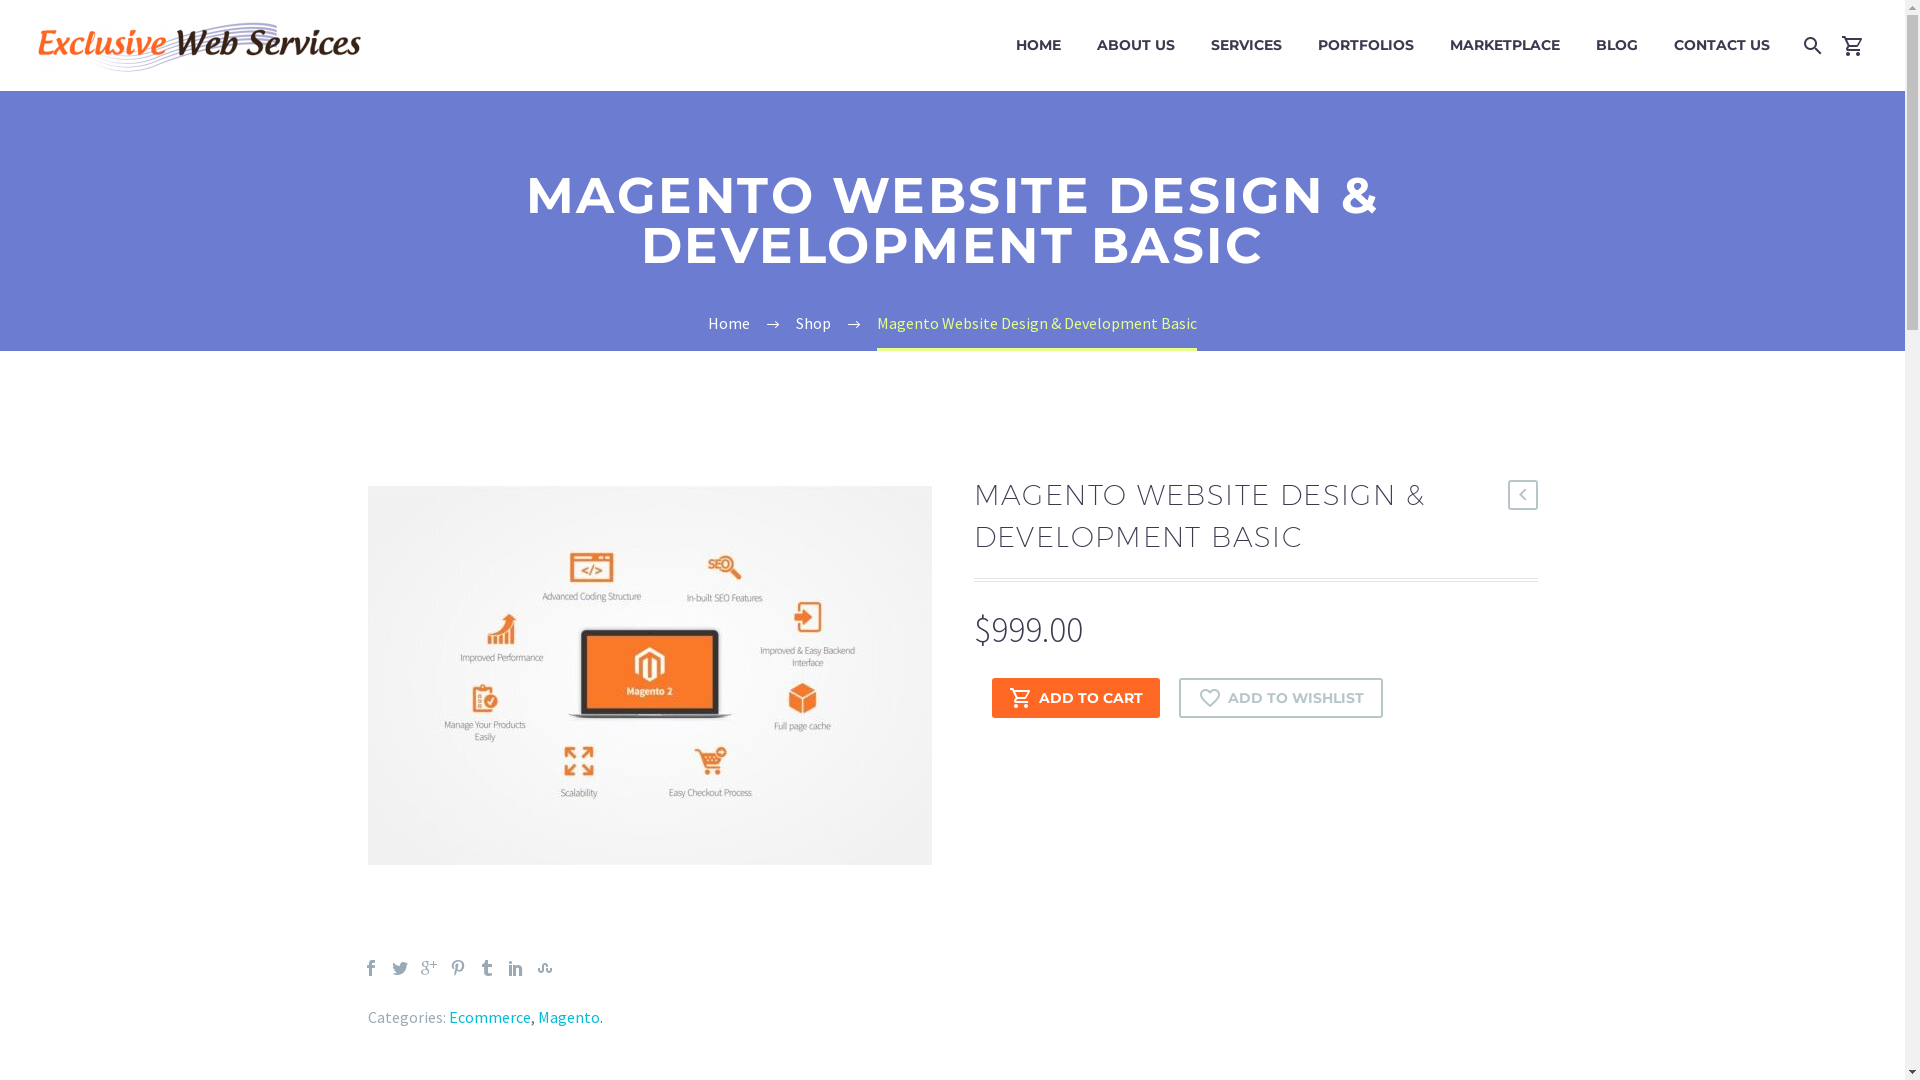  What do you see at coordinates (489, 1017) in the screenshot?
I see `'Ecommerce'` at bounding box center [489, 1017].